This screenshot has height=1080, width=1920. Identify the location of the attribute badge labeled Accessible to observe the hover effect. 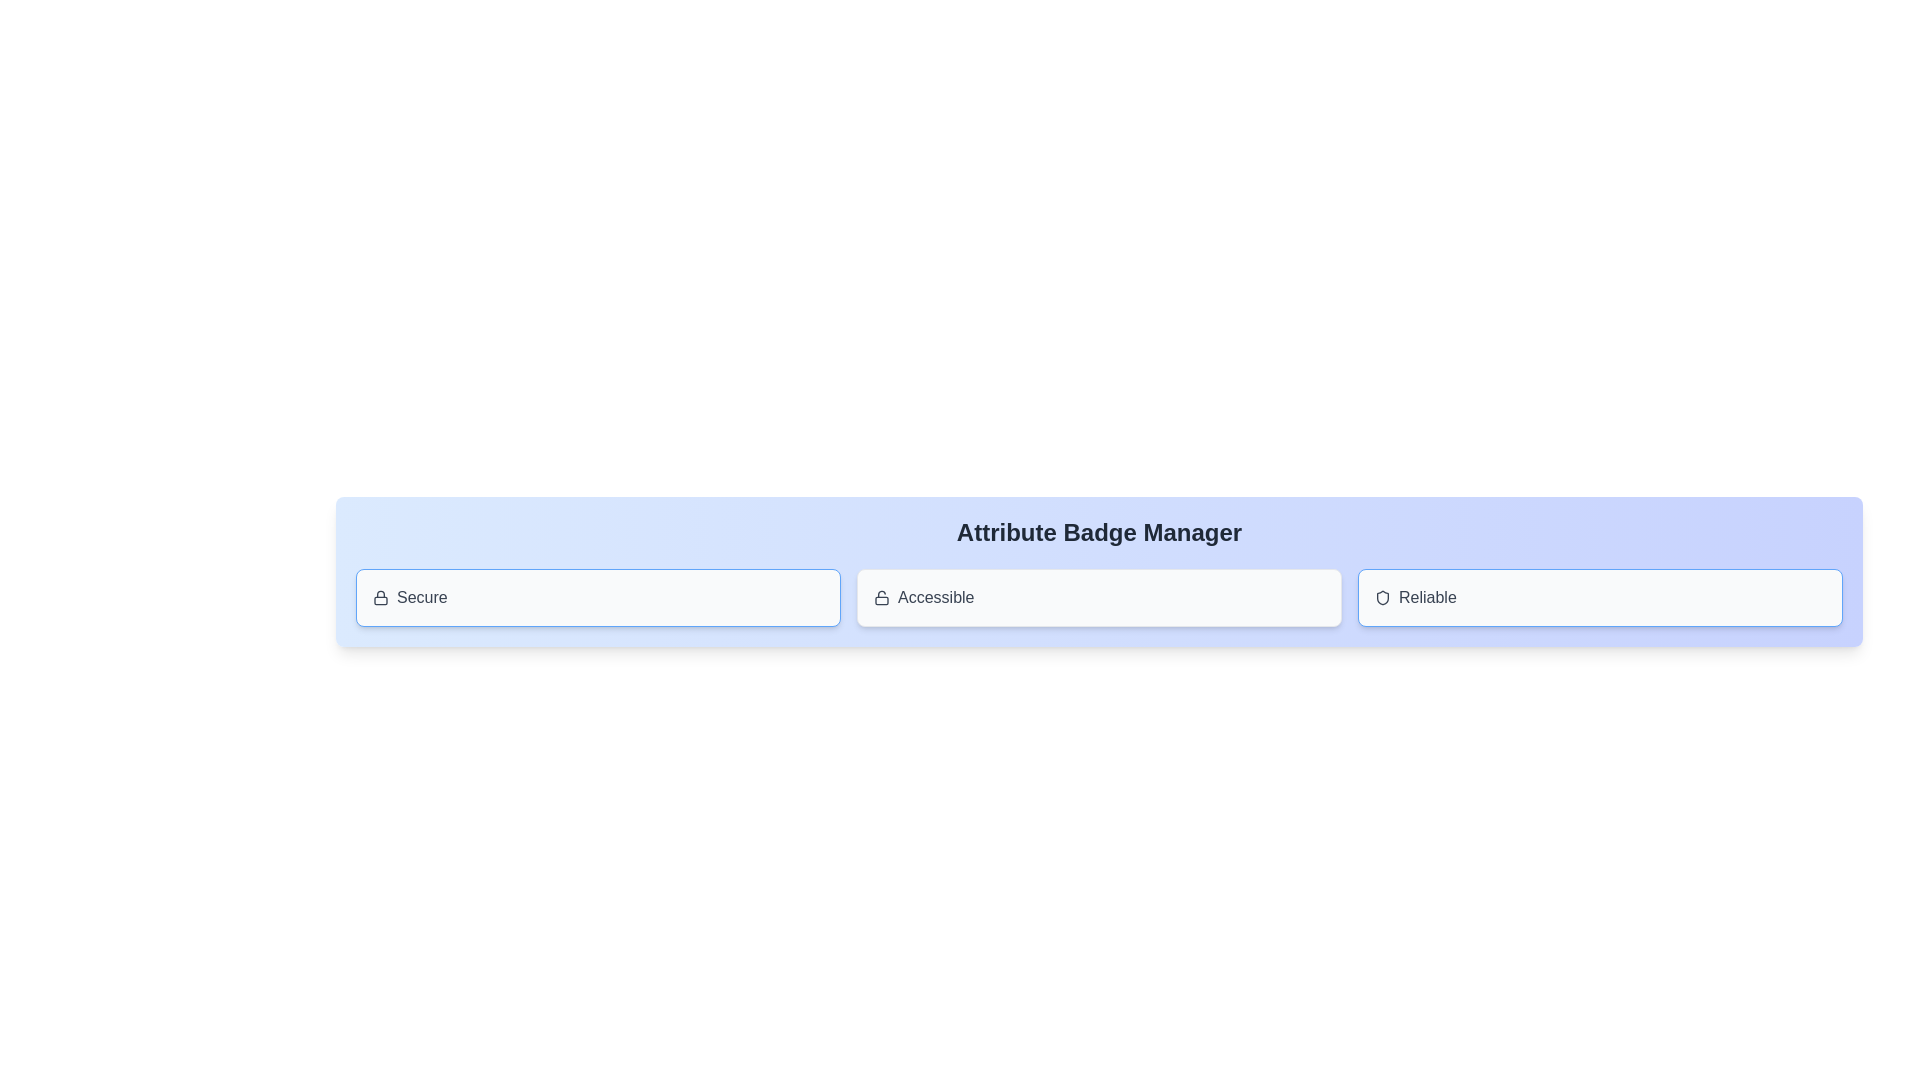
(1098, 596).